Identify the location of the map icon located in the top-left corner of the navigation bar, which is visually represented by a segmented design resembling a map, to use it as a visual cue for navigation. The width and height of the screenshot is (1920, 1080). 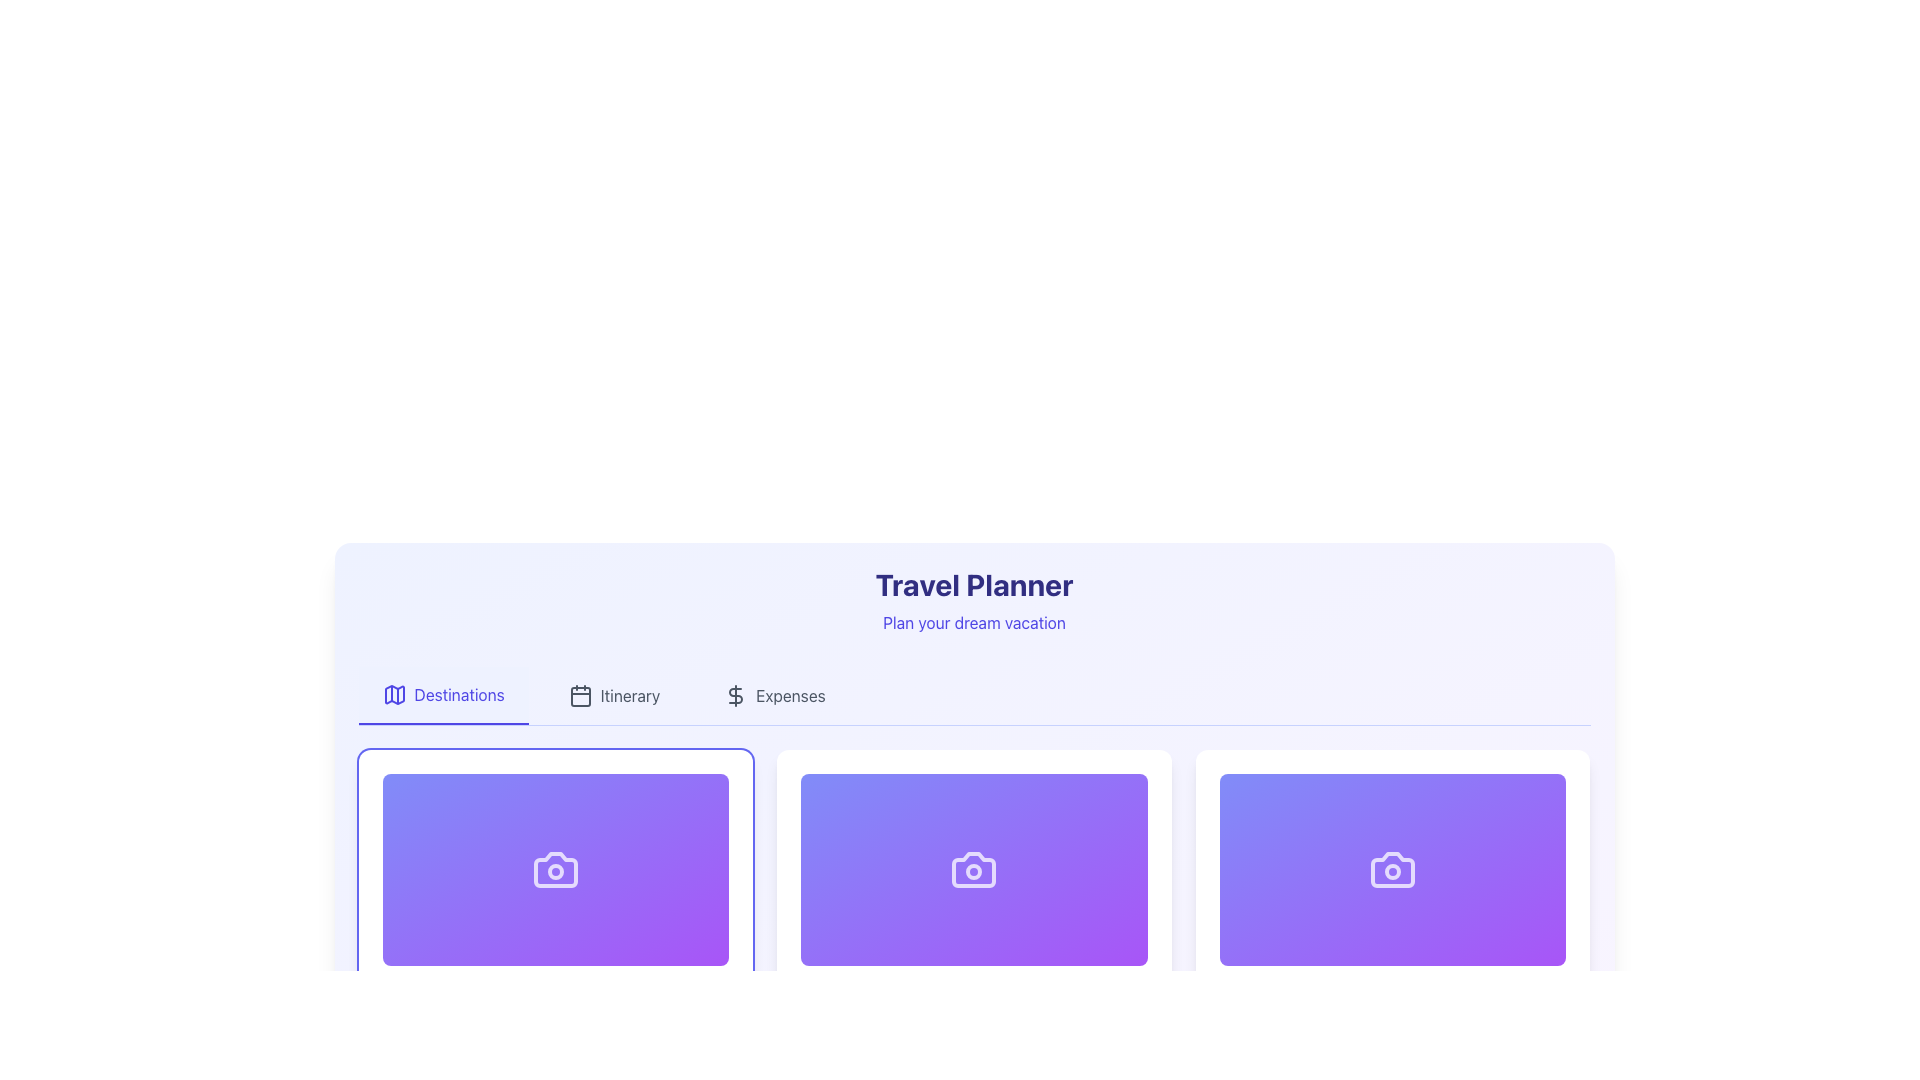
(394, 693).